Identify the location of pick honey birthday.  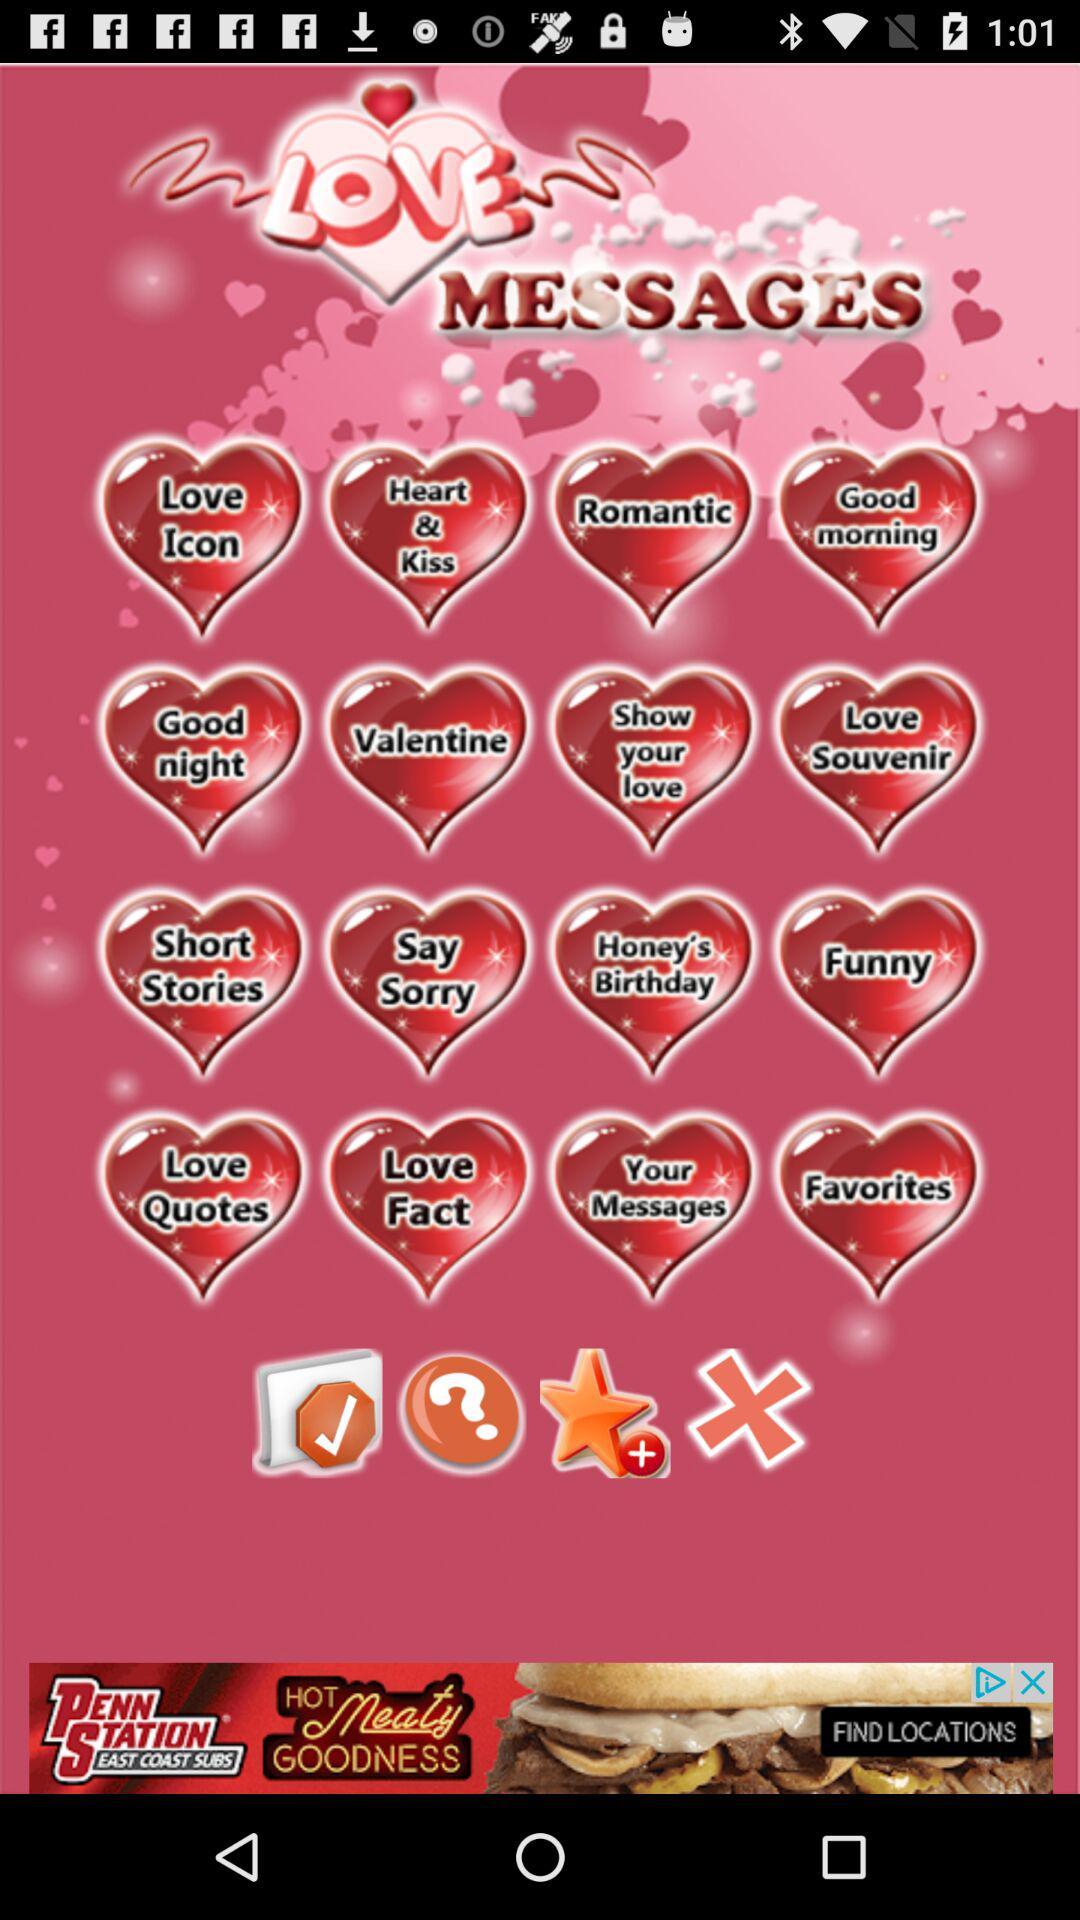
(652, 986).